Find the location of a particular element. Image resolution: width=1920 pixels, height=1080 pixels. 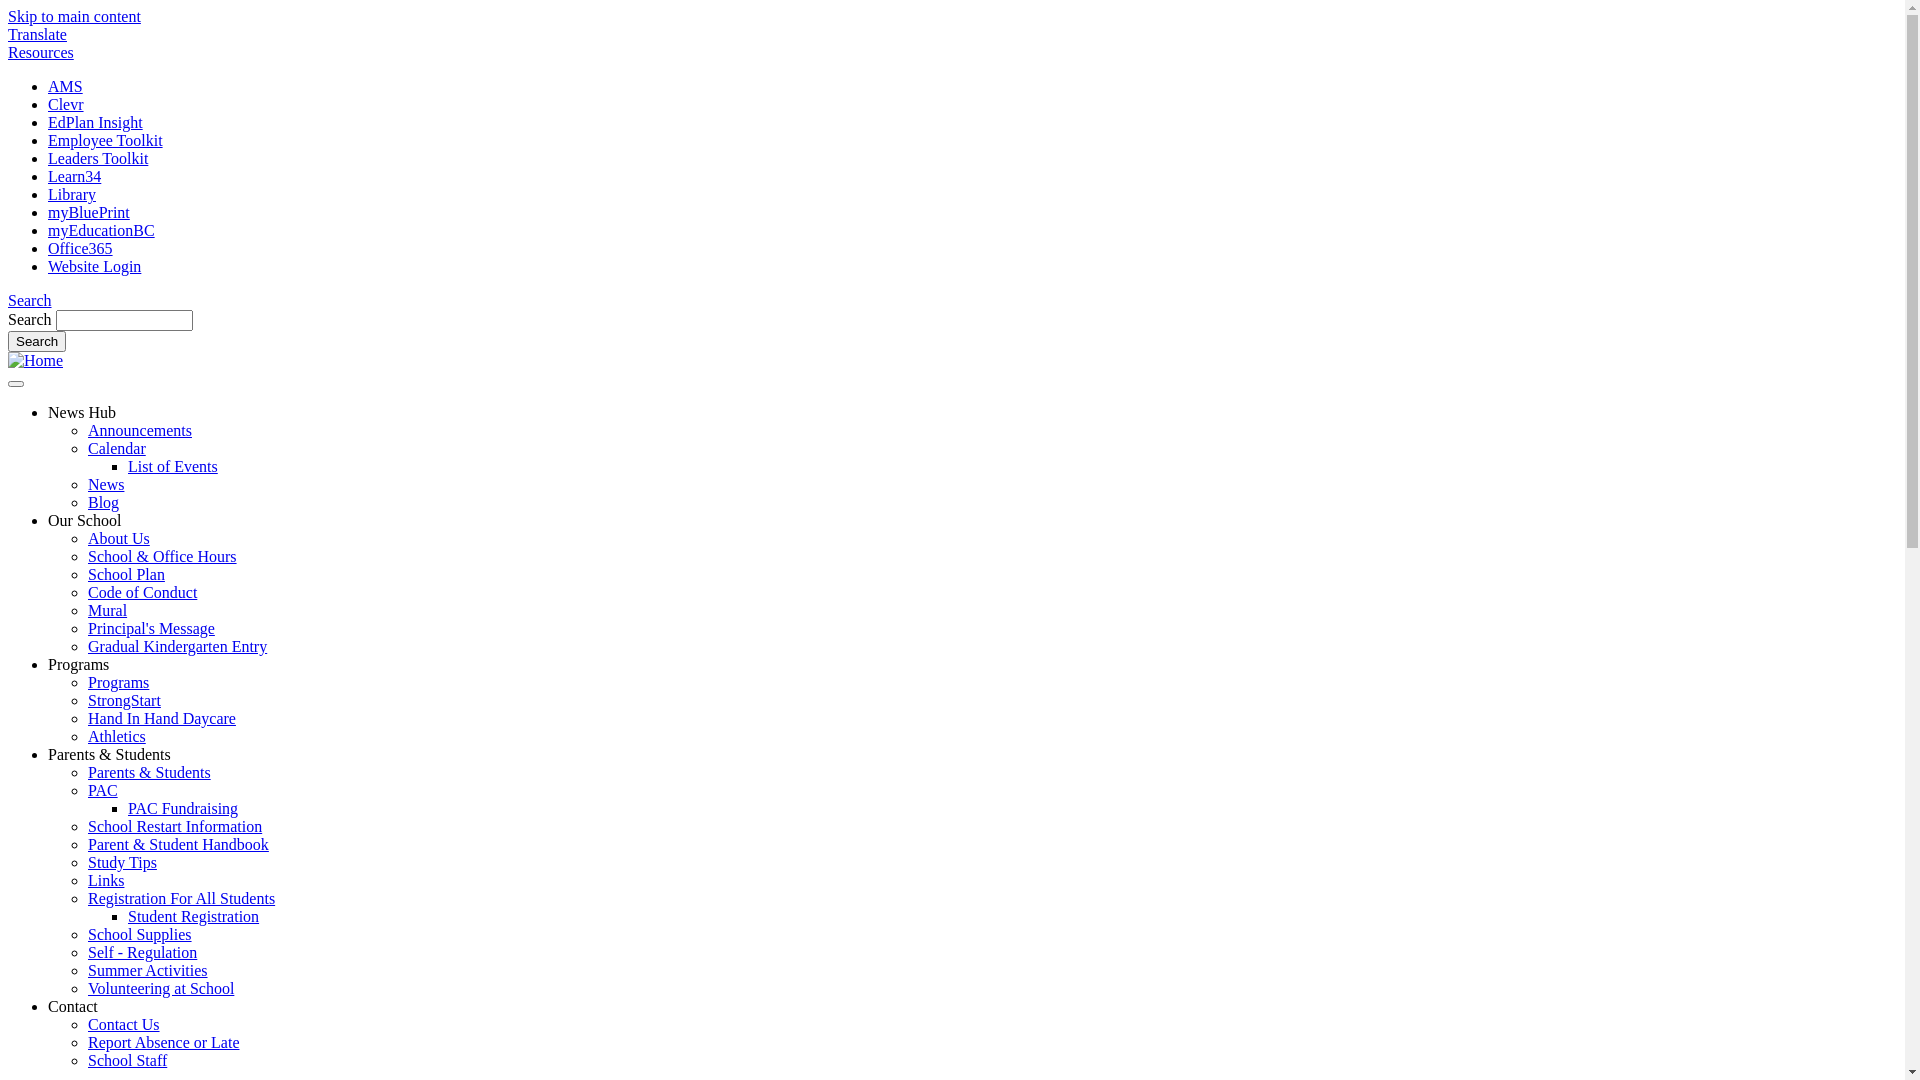

'Principal's Message' is located at coordinates (150, 627).